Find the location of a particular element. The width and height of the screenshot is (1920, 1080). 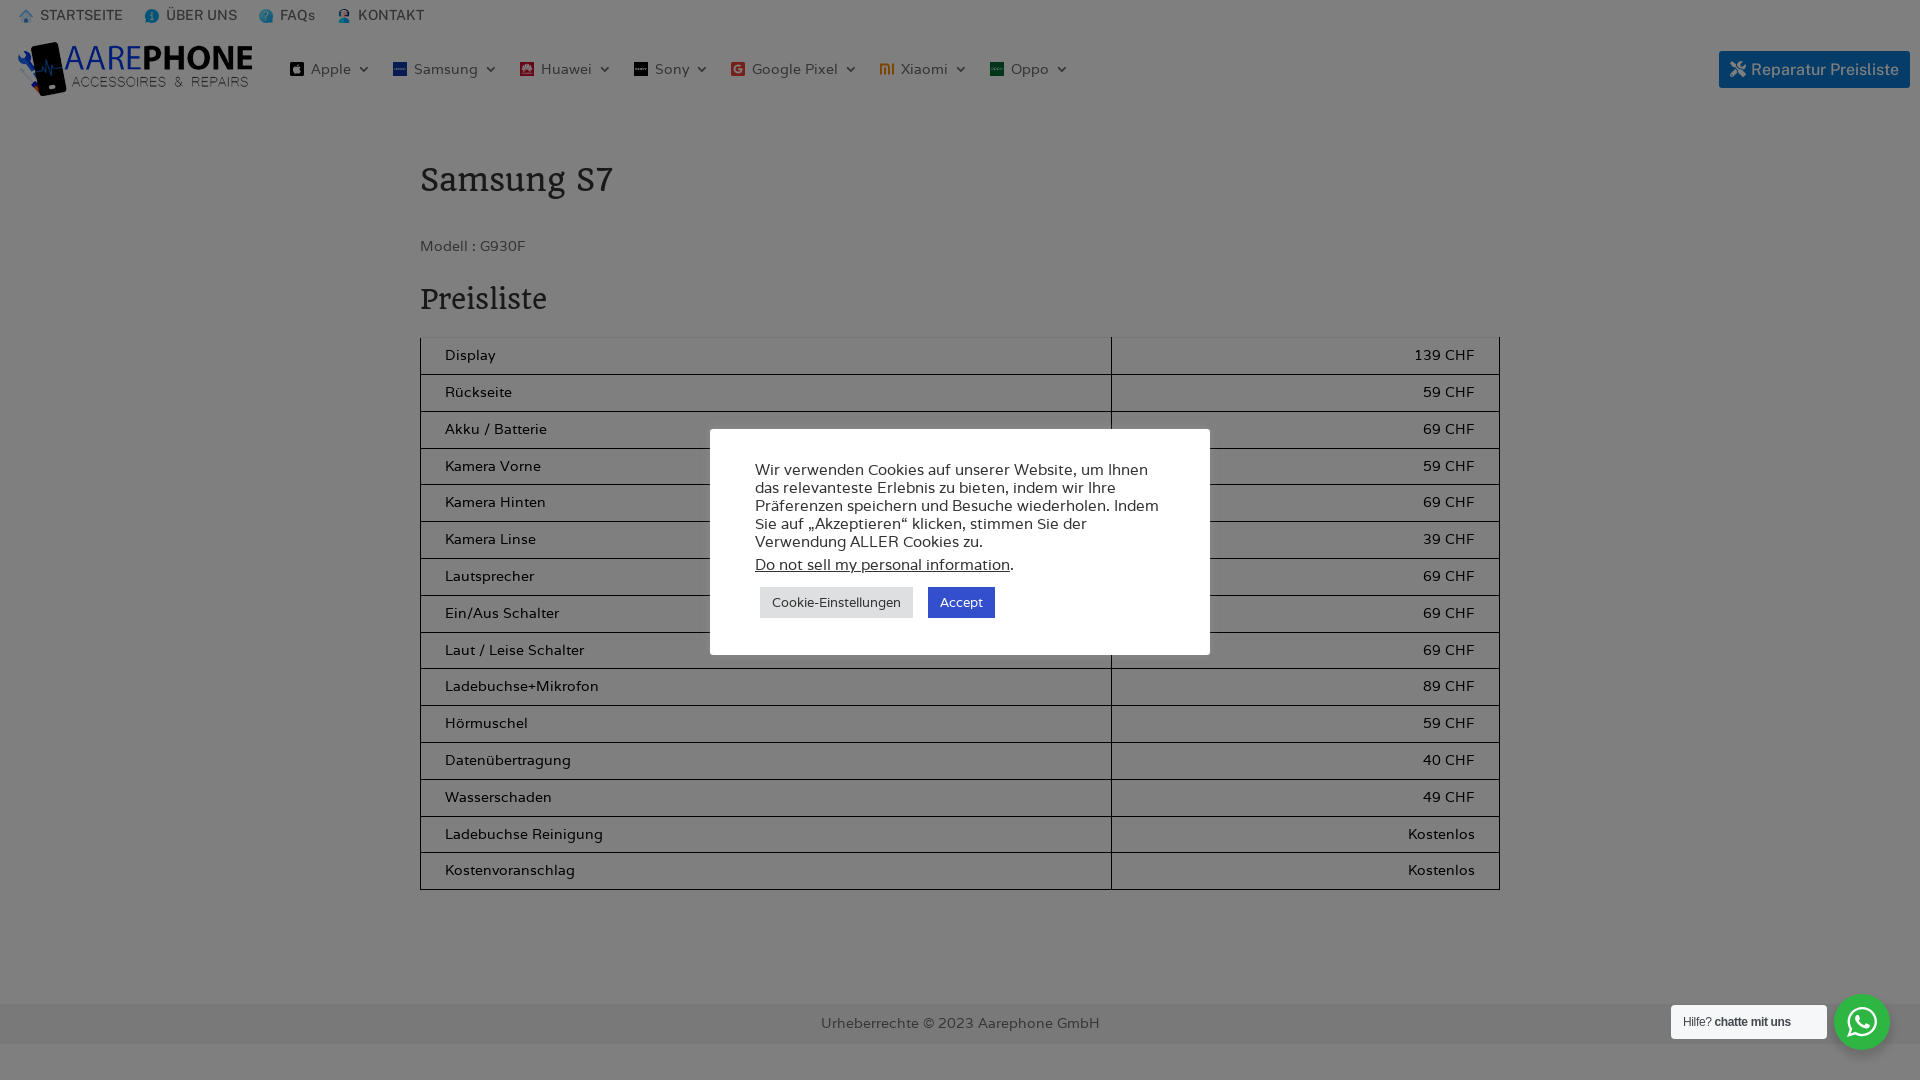

'Cookie-Einstellungen' is located at coordinates (836, 601).